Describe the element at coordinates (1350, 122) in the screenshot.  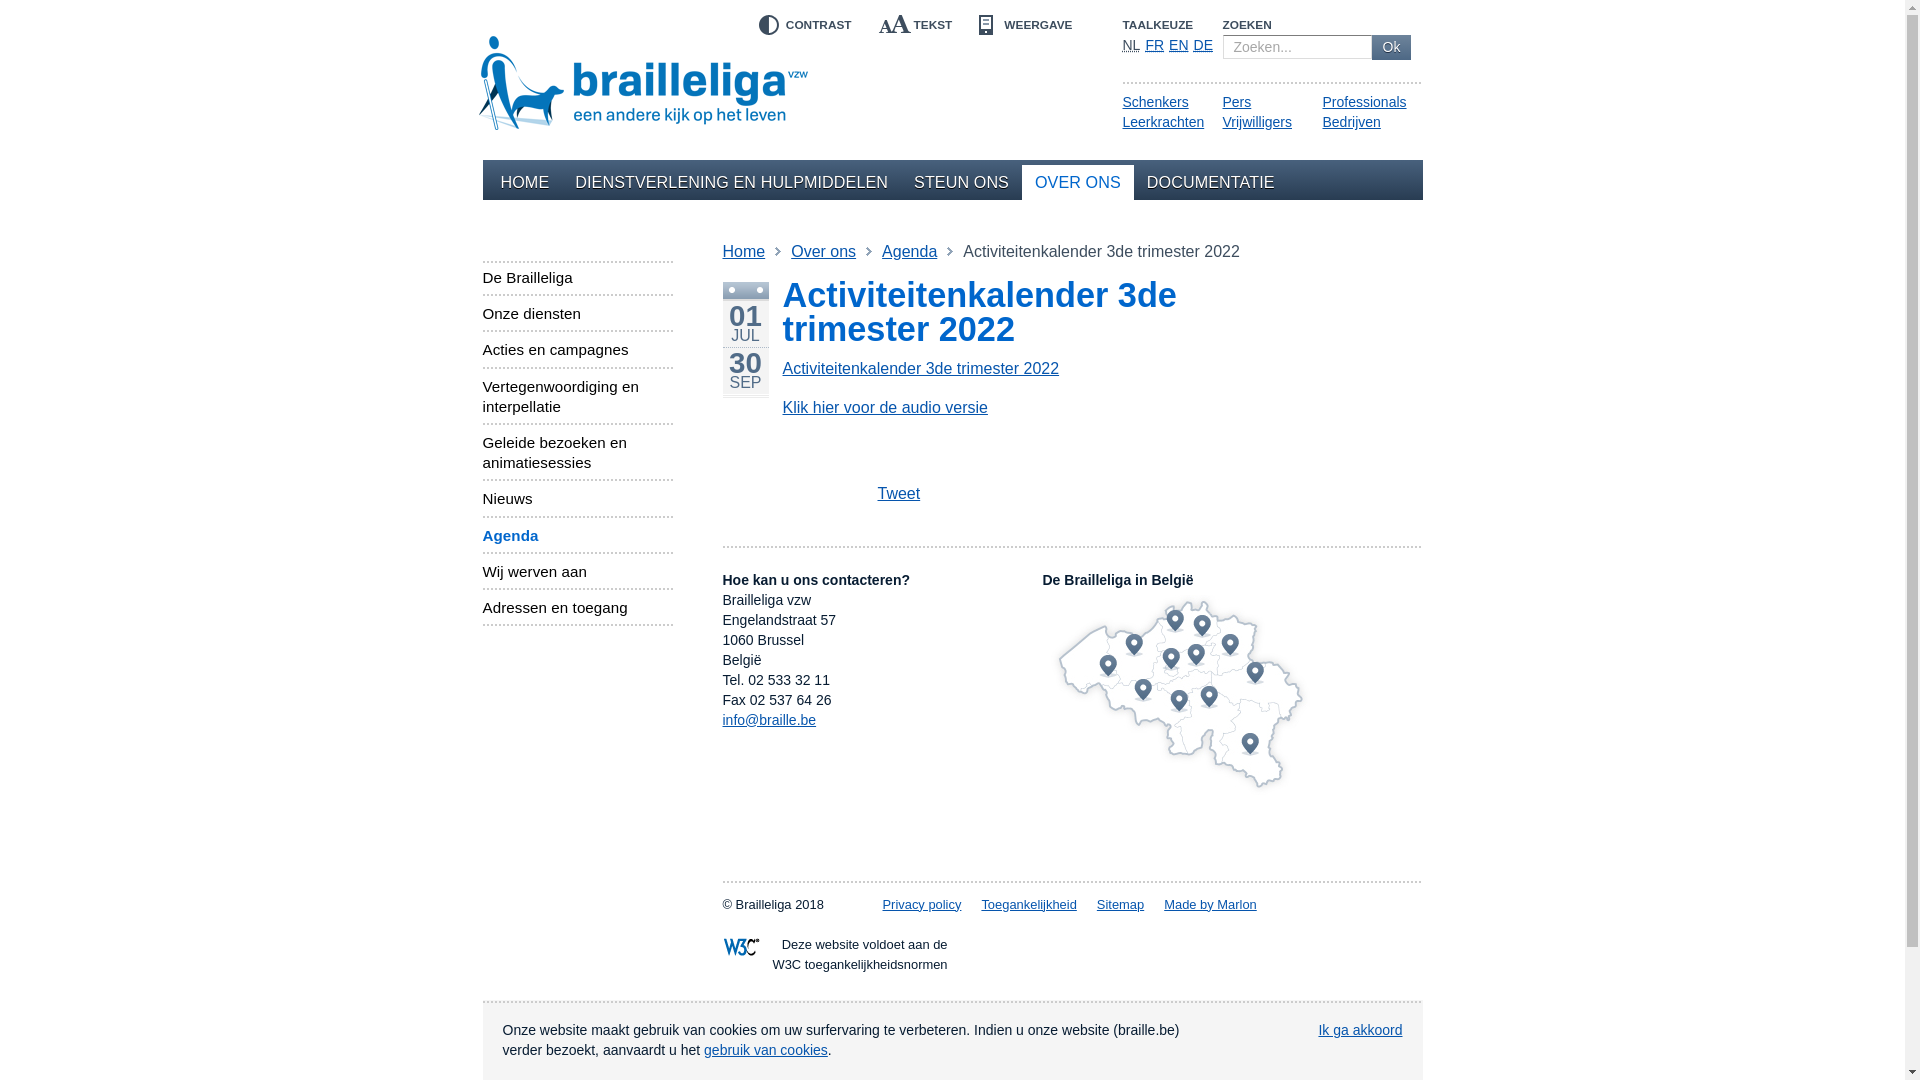
I see `'Bedrijven'` at that location.